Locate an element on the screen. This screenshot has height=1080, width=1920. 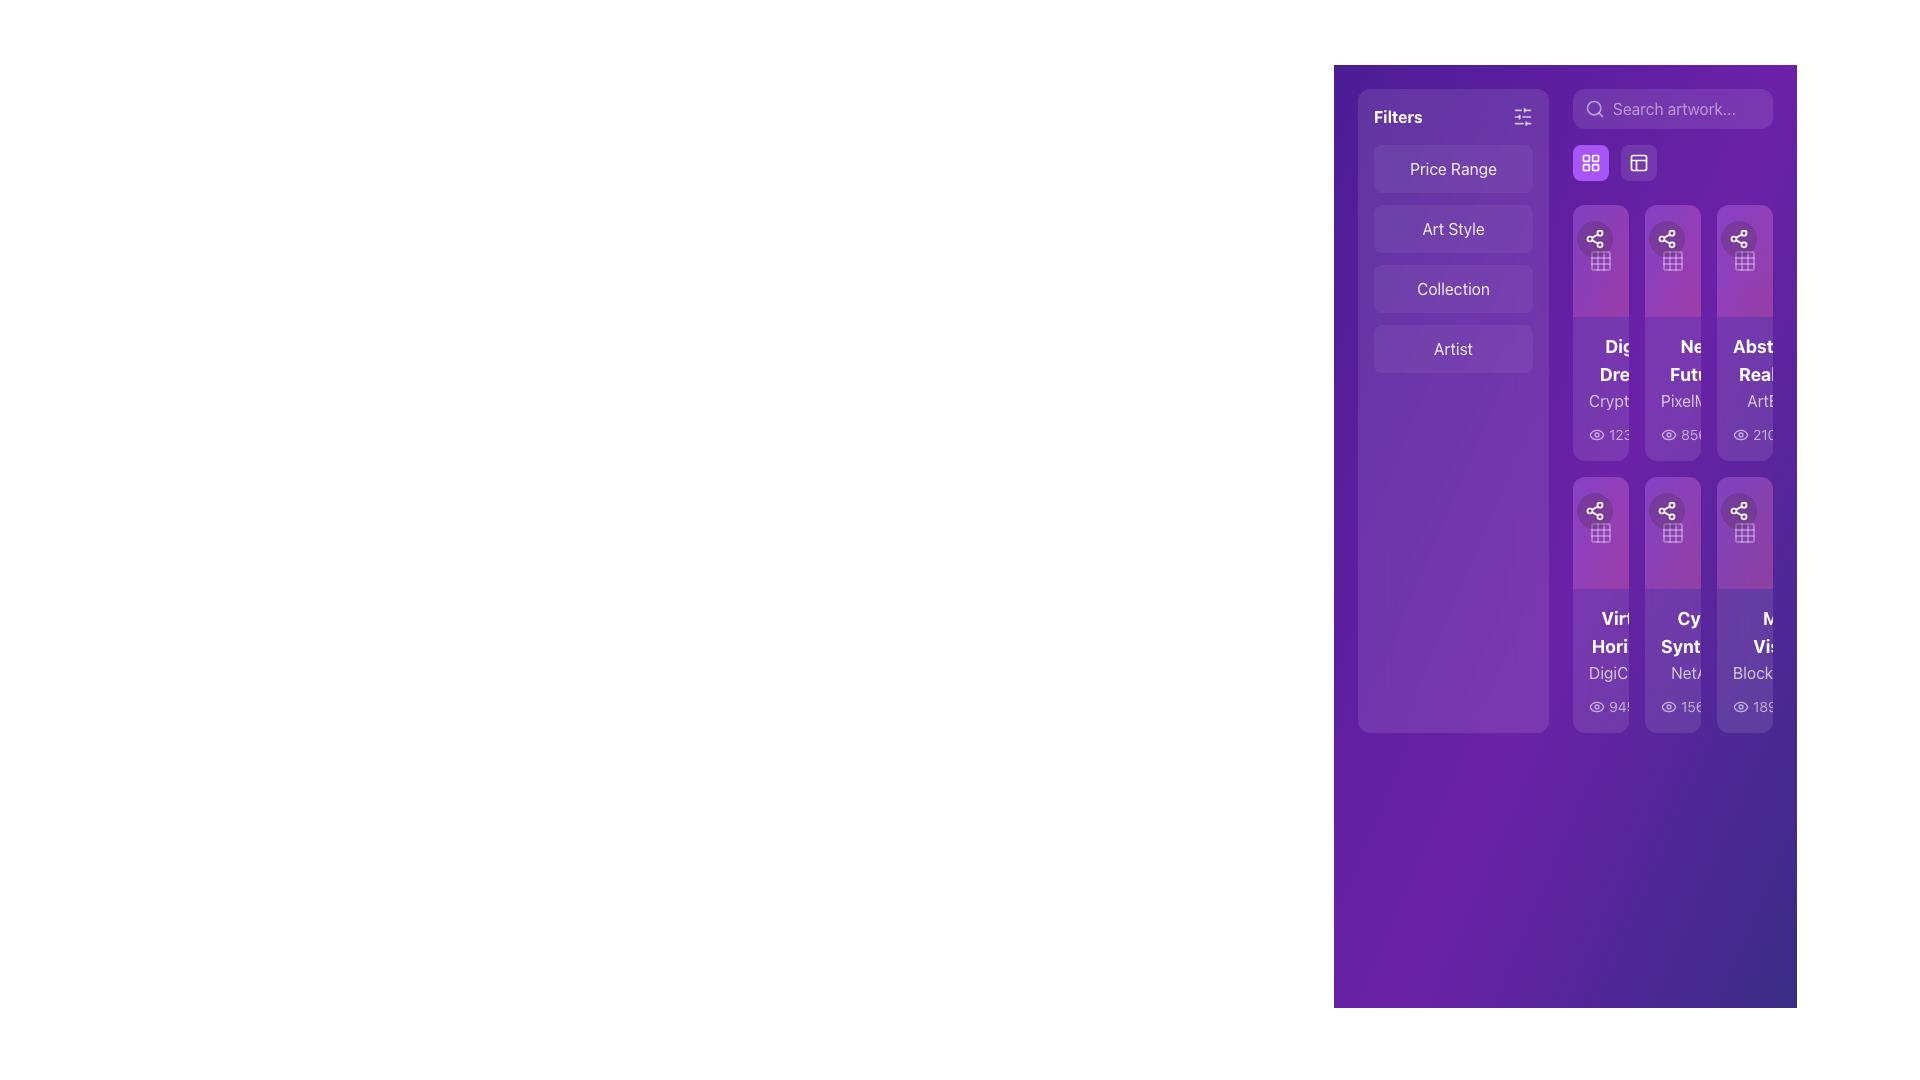
the numerical value text label located in the bottom-right corner of a card, immediately to the right of the eye icon is located at coordinates (1695, 705).